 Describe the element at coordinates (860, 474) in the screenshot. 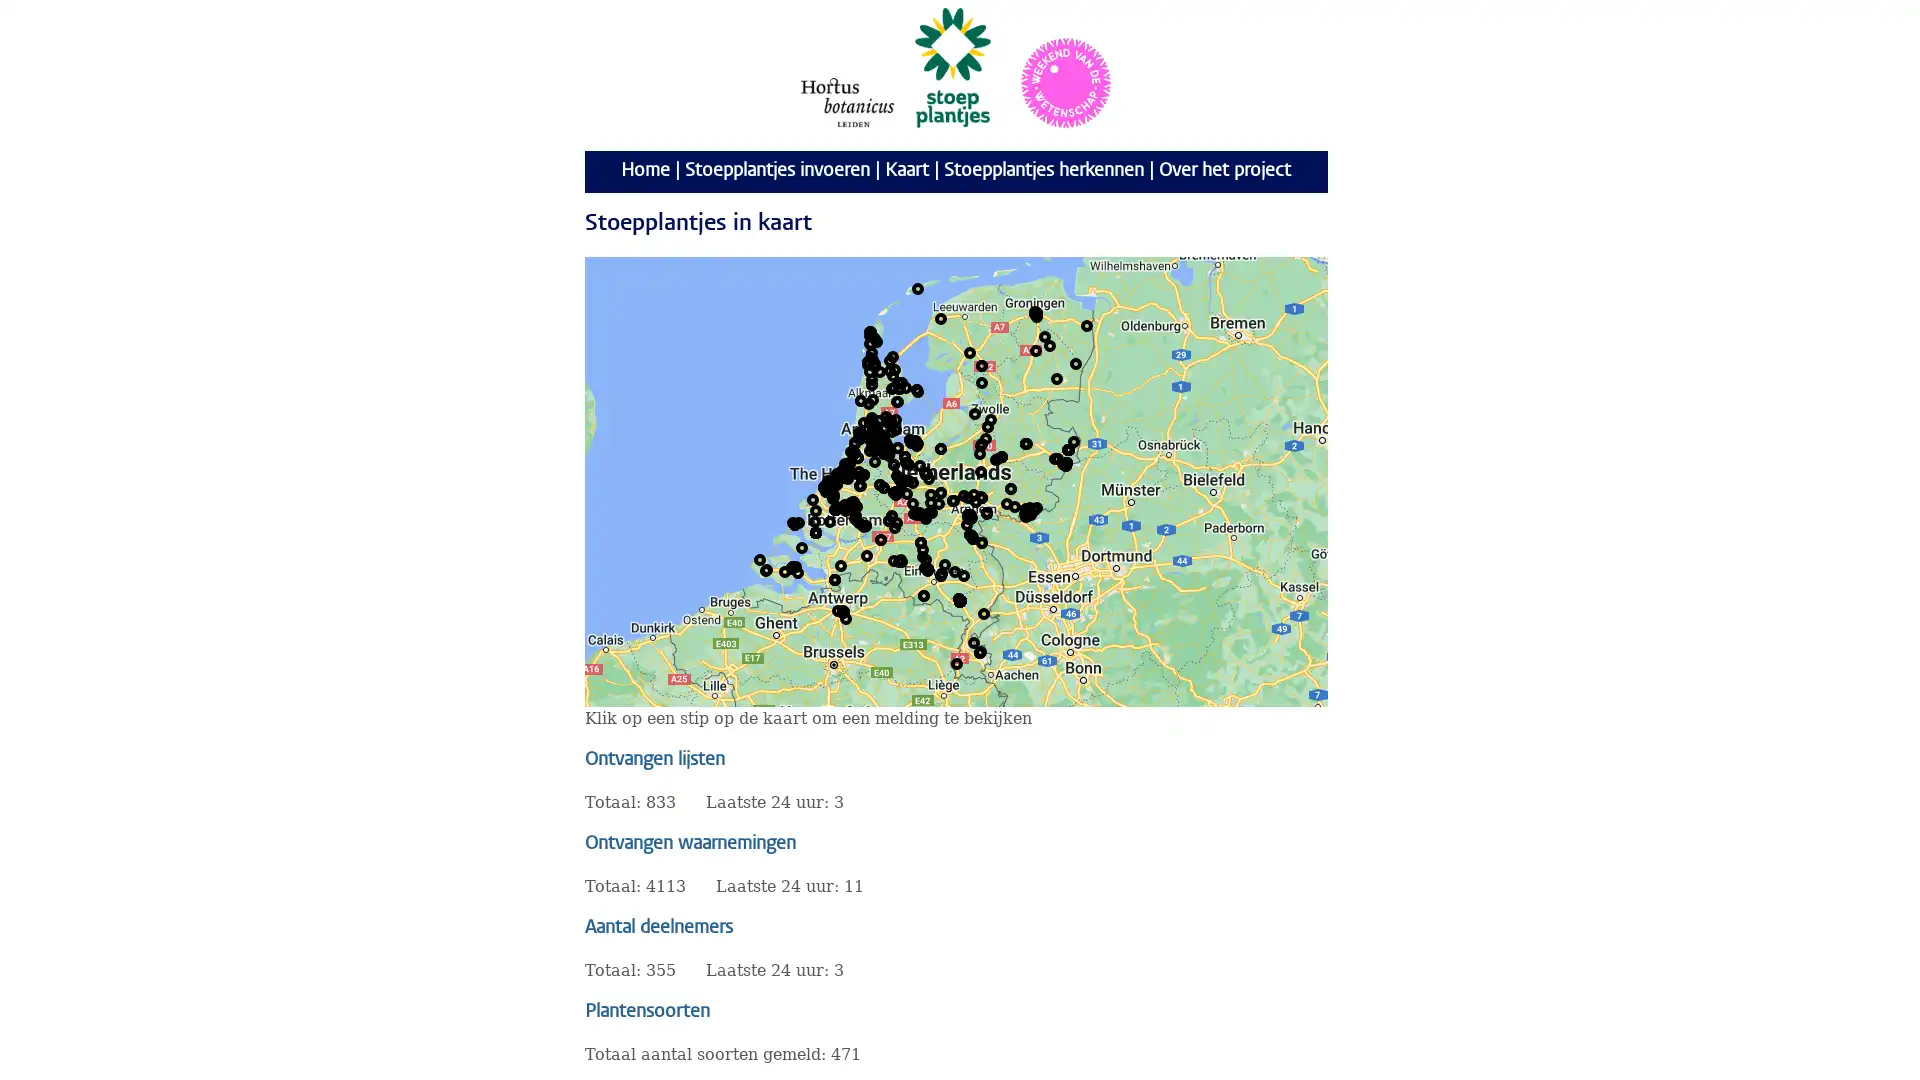

I see `Telling van Daphne op 23 mei 2022` at that location.